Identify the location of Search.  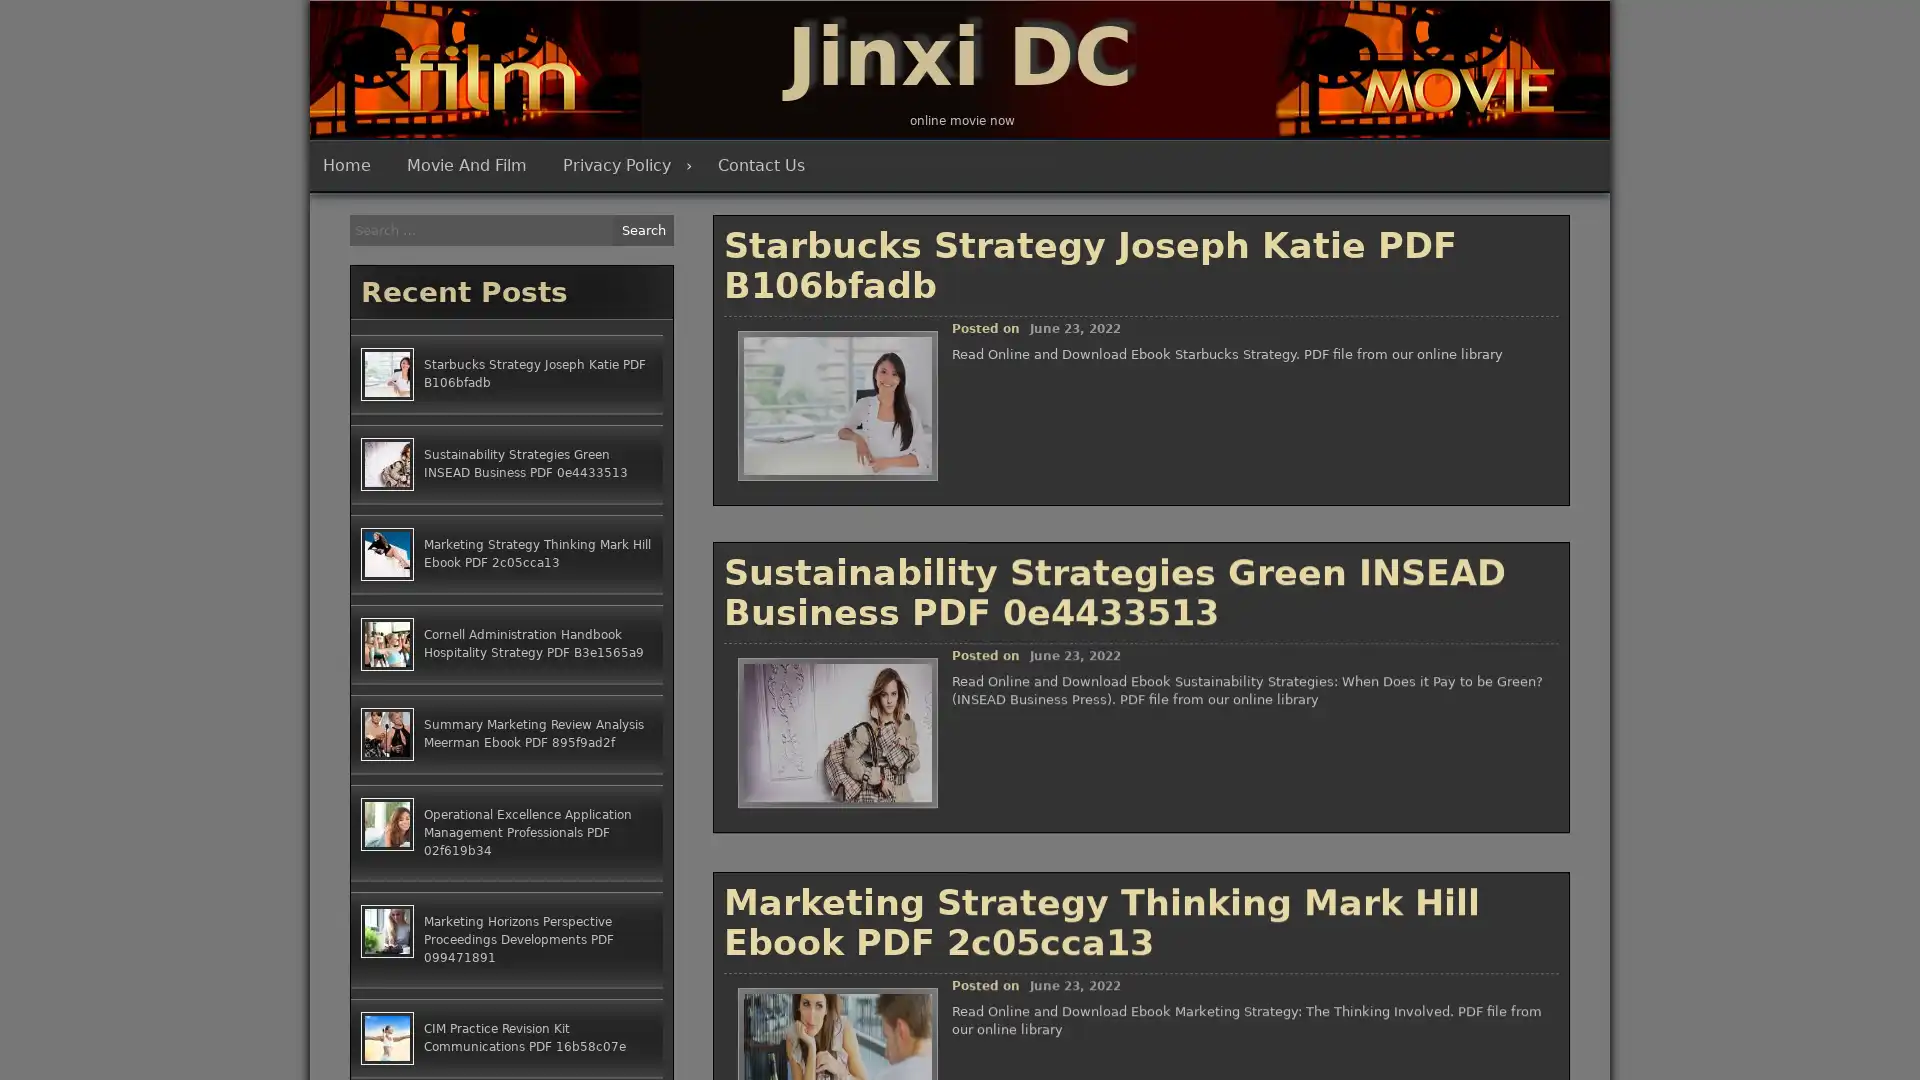
(643, 229).